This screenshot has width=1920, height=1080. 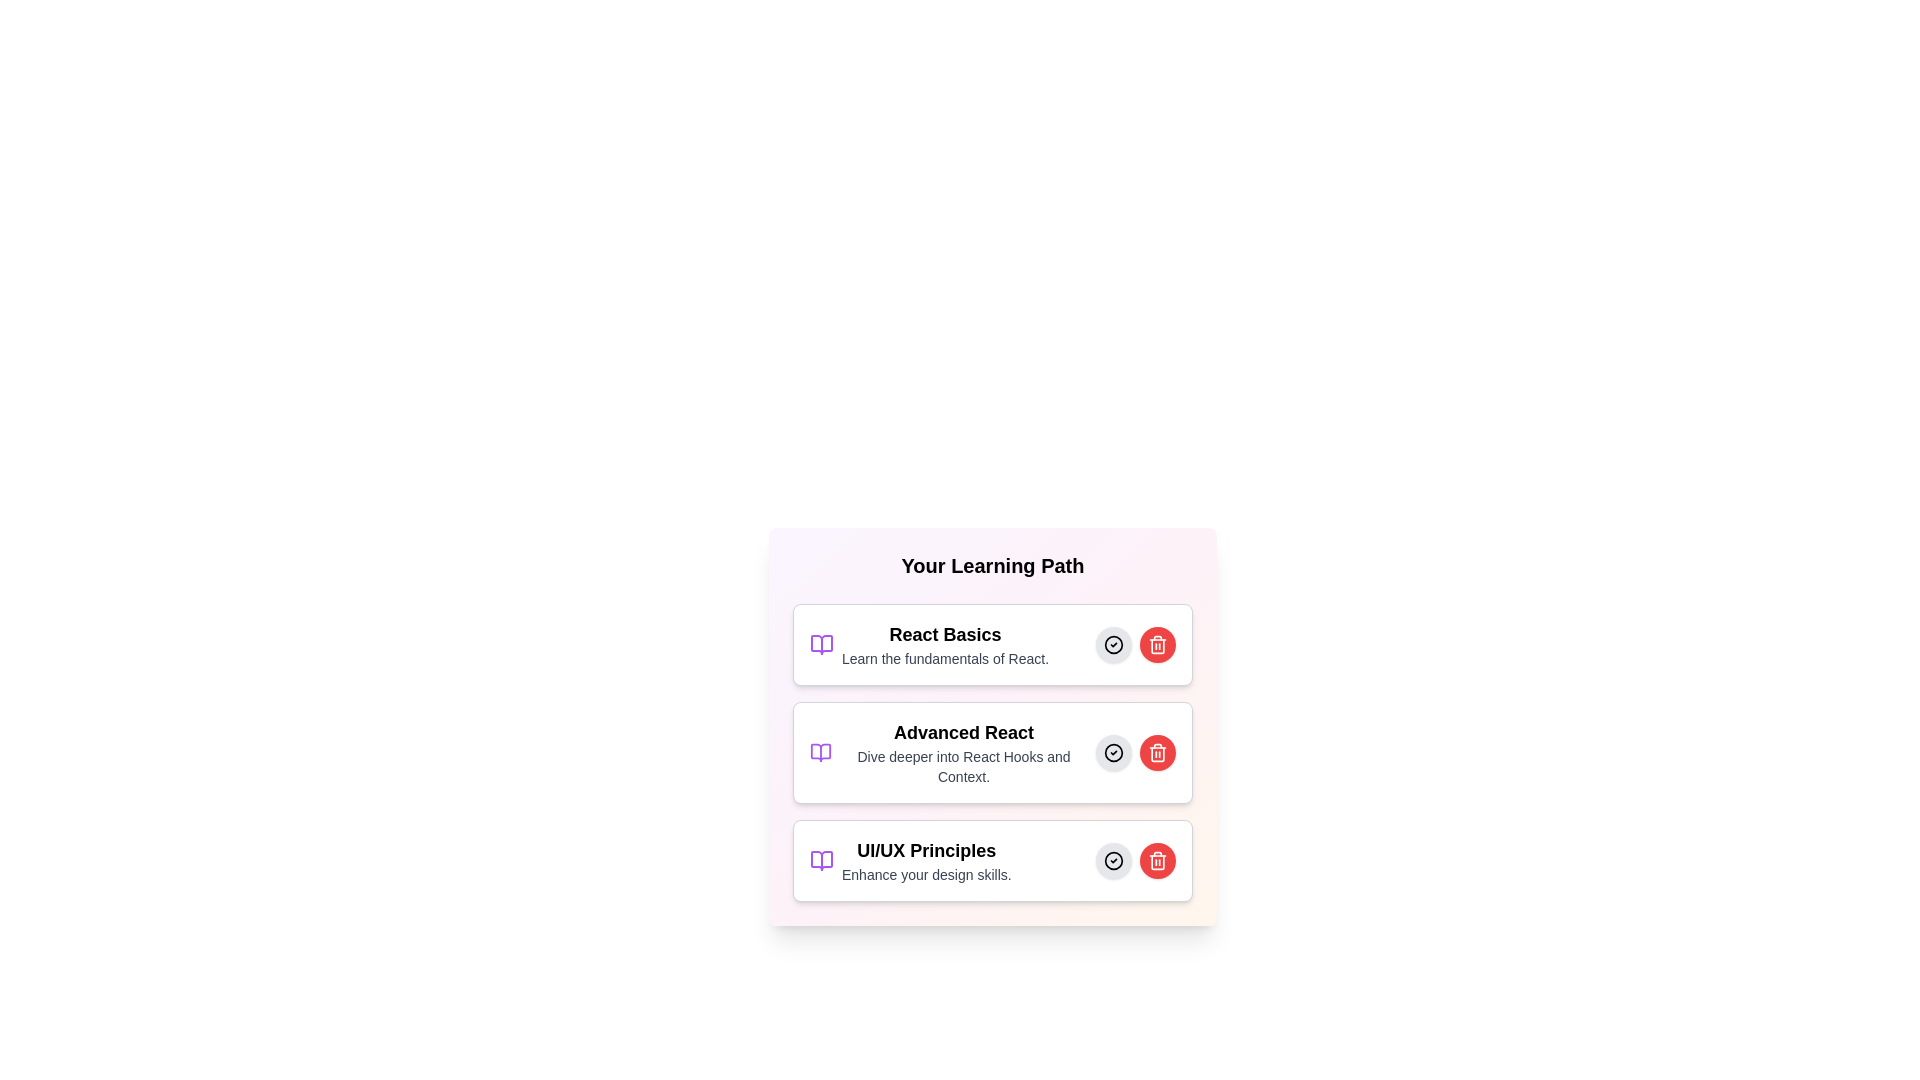 I want to click on the select button for the UI/UX Principles learning path, so click(x=1112, y=859).